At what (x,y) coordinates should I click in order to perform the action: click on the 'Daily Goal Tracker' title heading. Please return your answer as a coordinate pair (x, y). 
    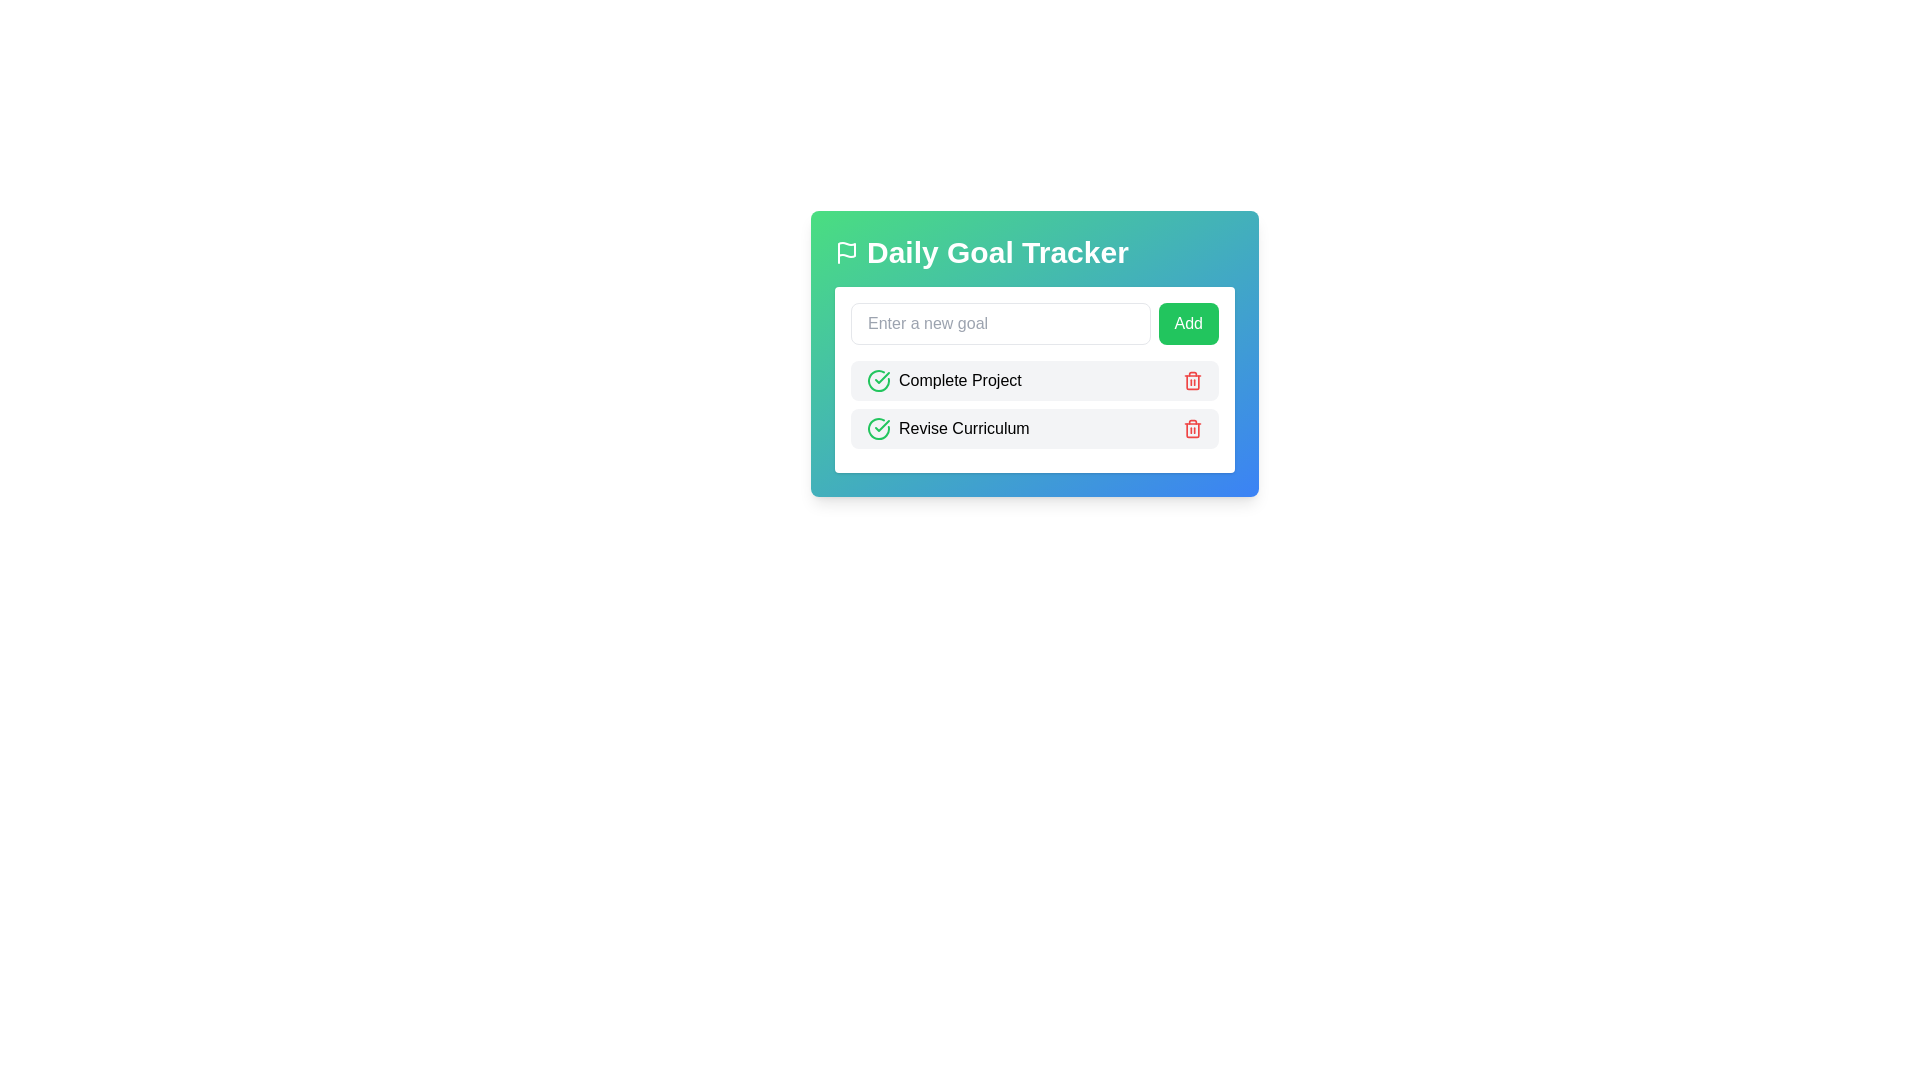
    Looking at the image, I should click on (1035, 252).